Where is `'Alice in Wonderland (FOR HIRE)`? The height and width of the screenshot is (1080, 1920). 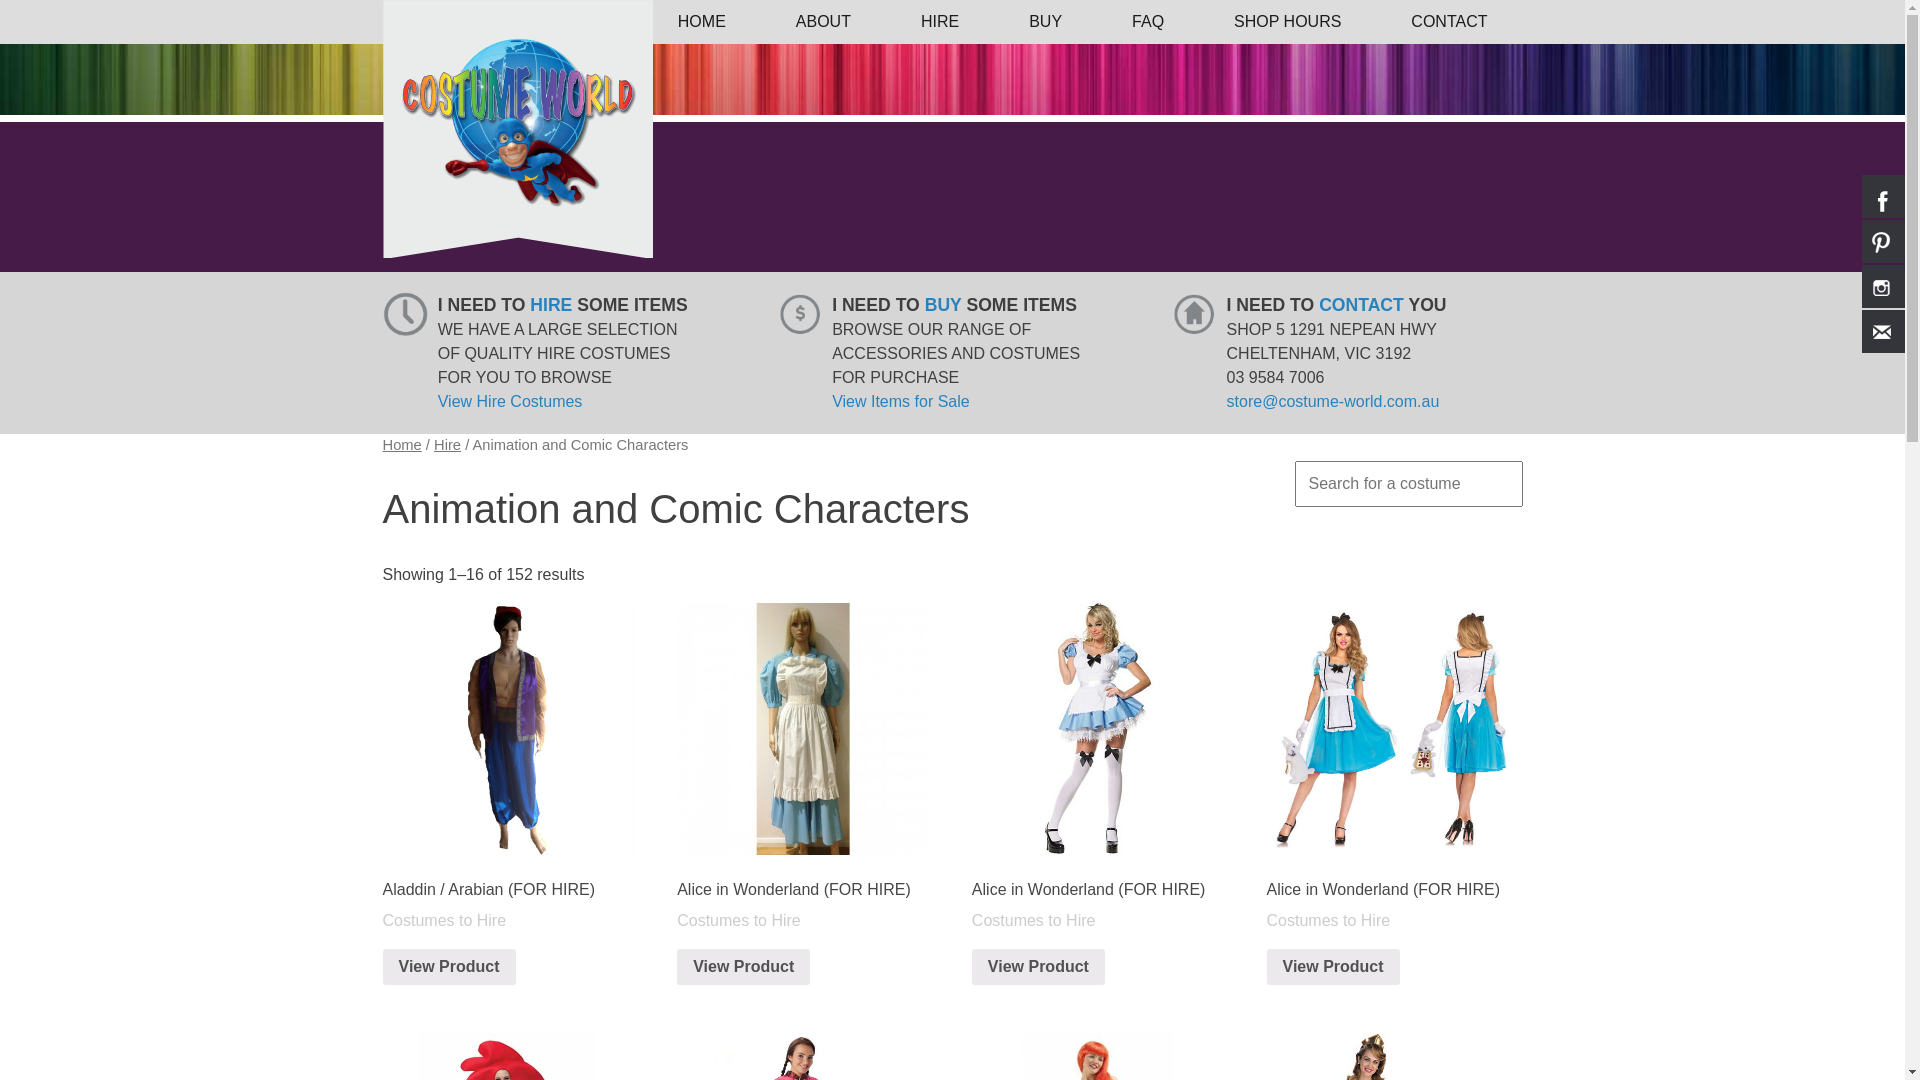 'Alice in Wonderland (FOR HIRE) is located at coordinates (1096, 765).